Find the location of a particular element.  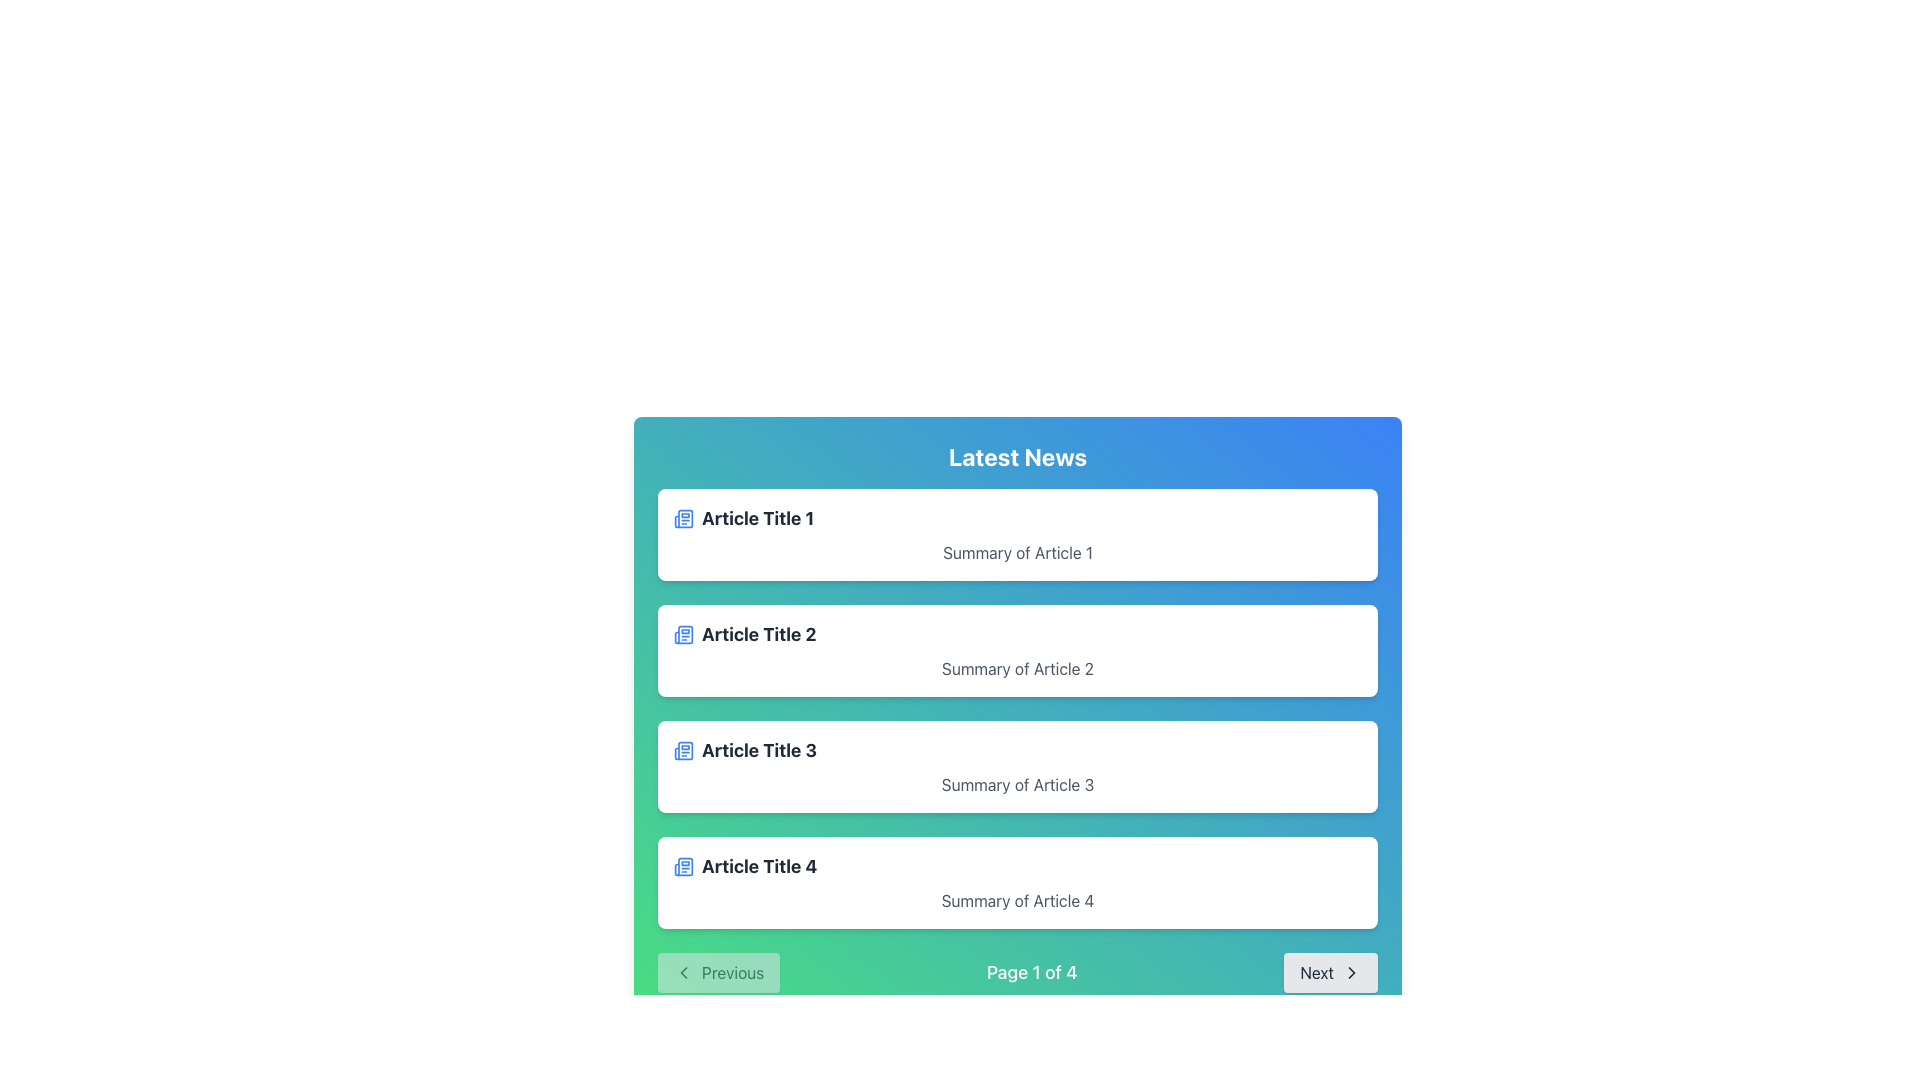

the right-chevron arrow icon located to the right of the 'Next' text in the gray button at the bottom-right corner of the interface is located at coordinates (1352, 971).